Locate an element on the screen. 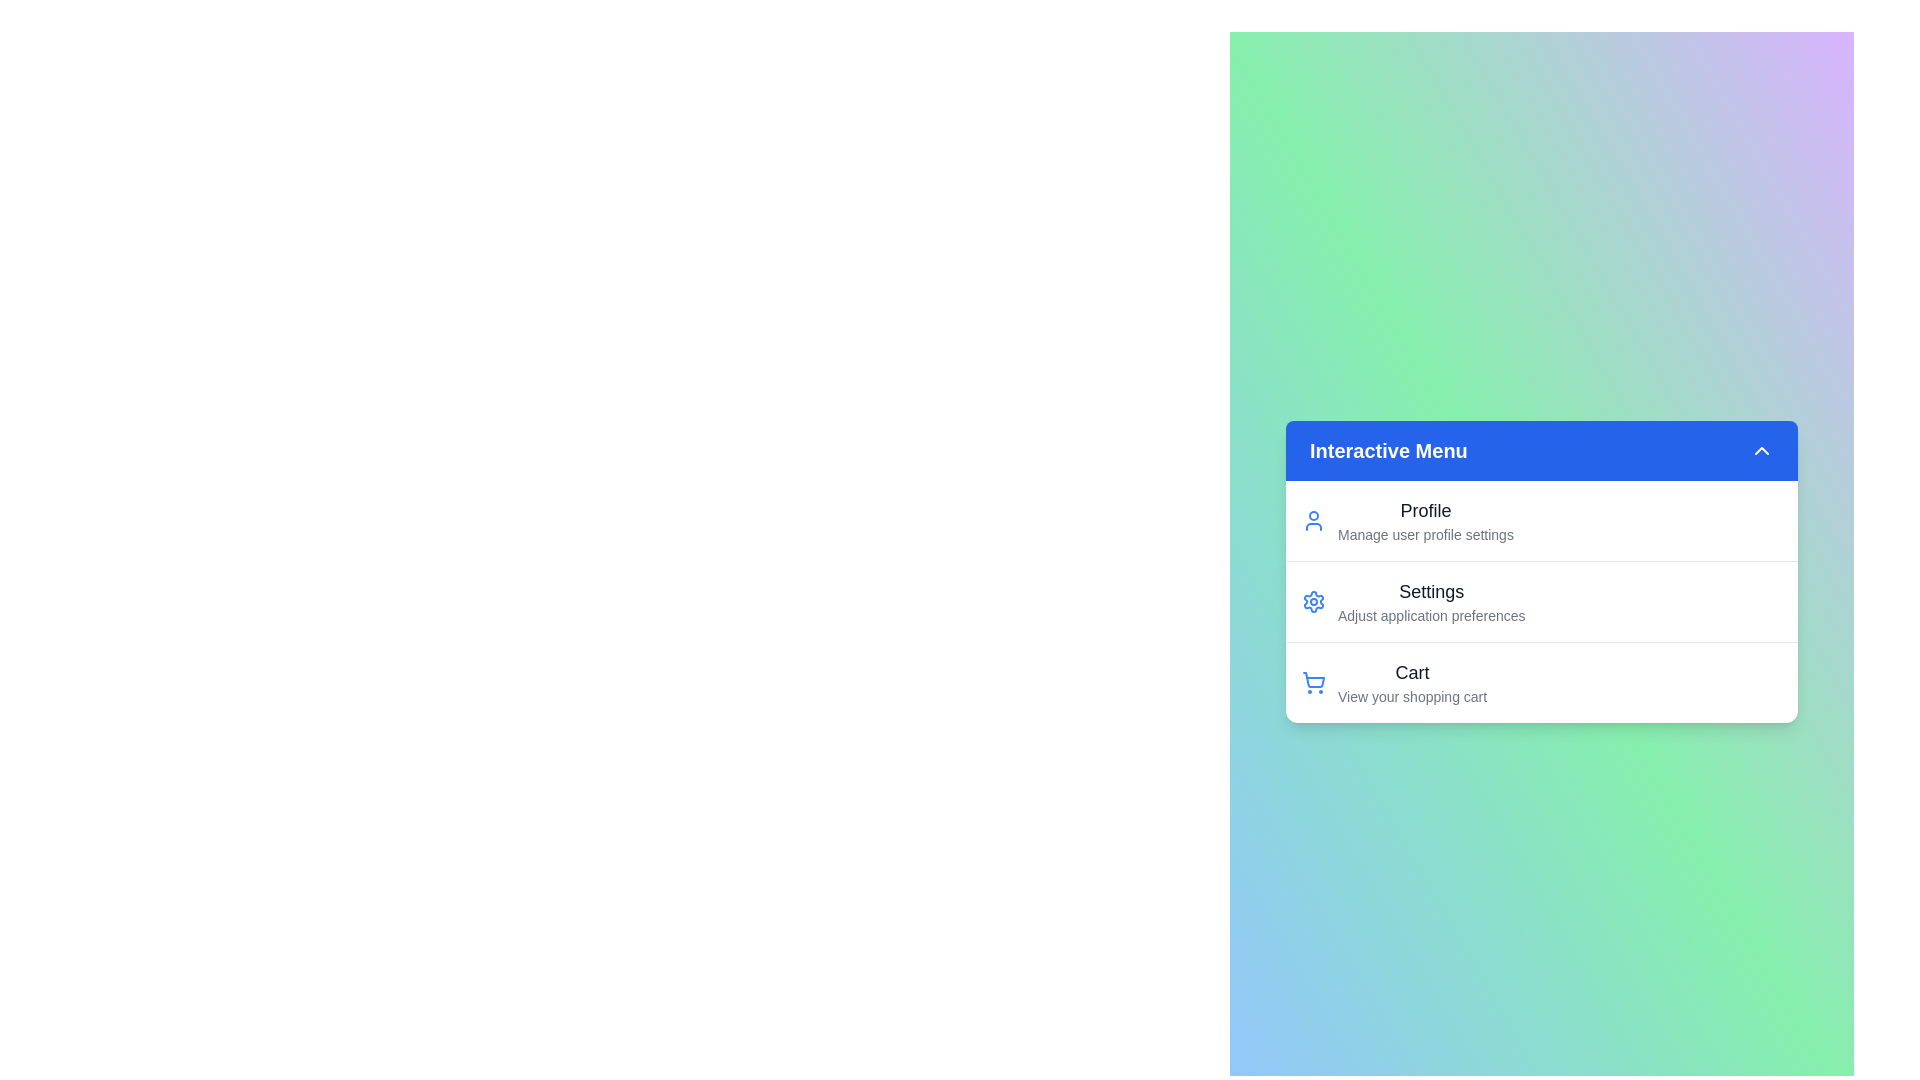  toggle button to expand or collapse the menu is located at coordinates (1761, 451).